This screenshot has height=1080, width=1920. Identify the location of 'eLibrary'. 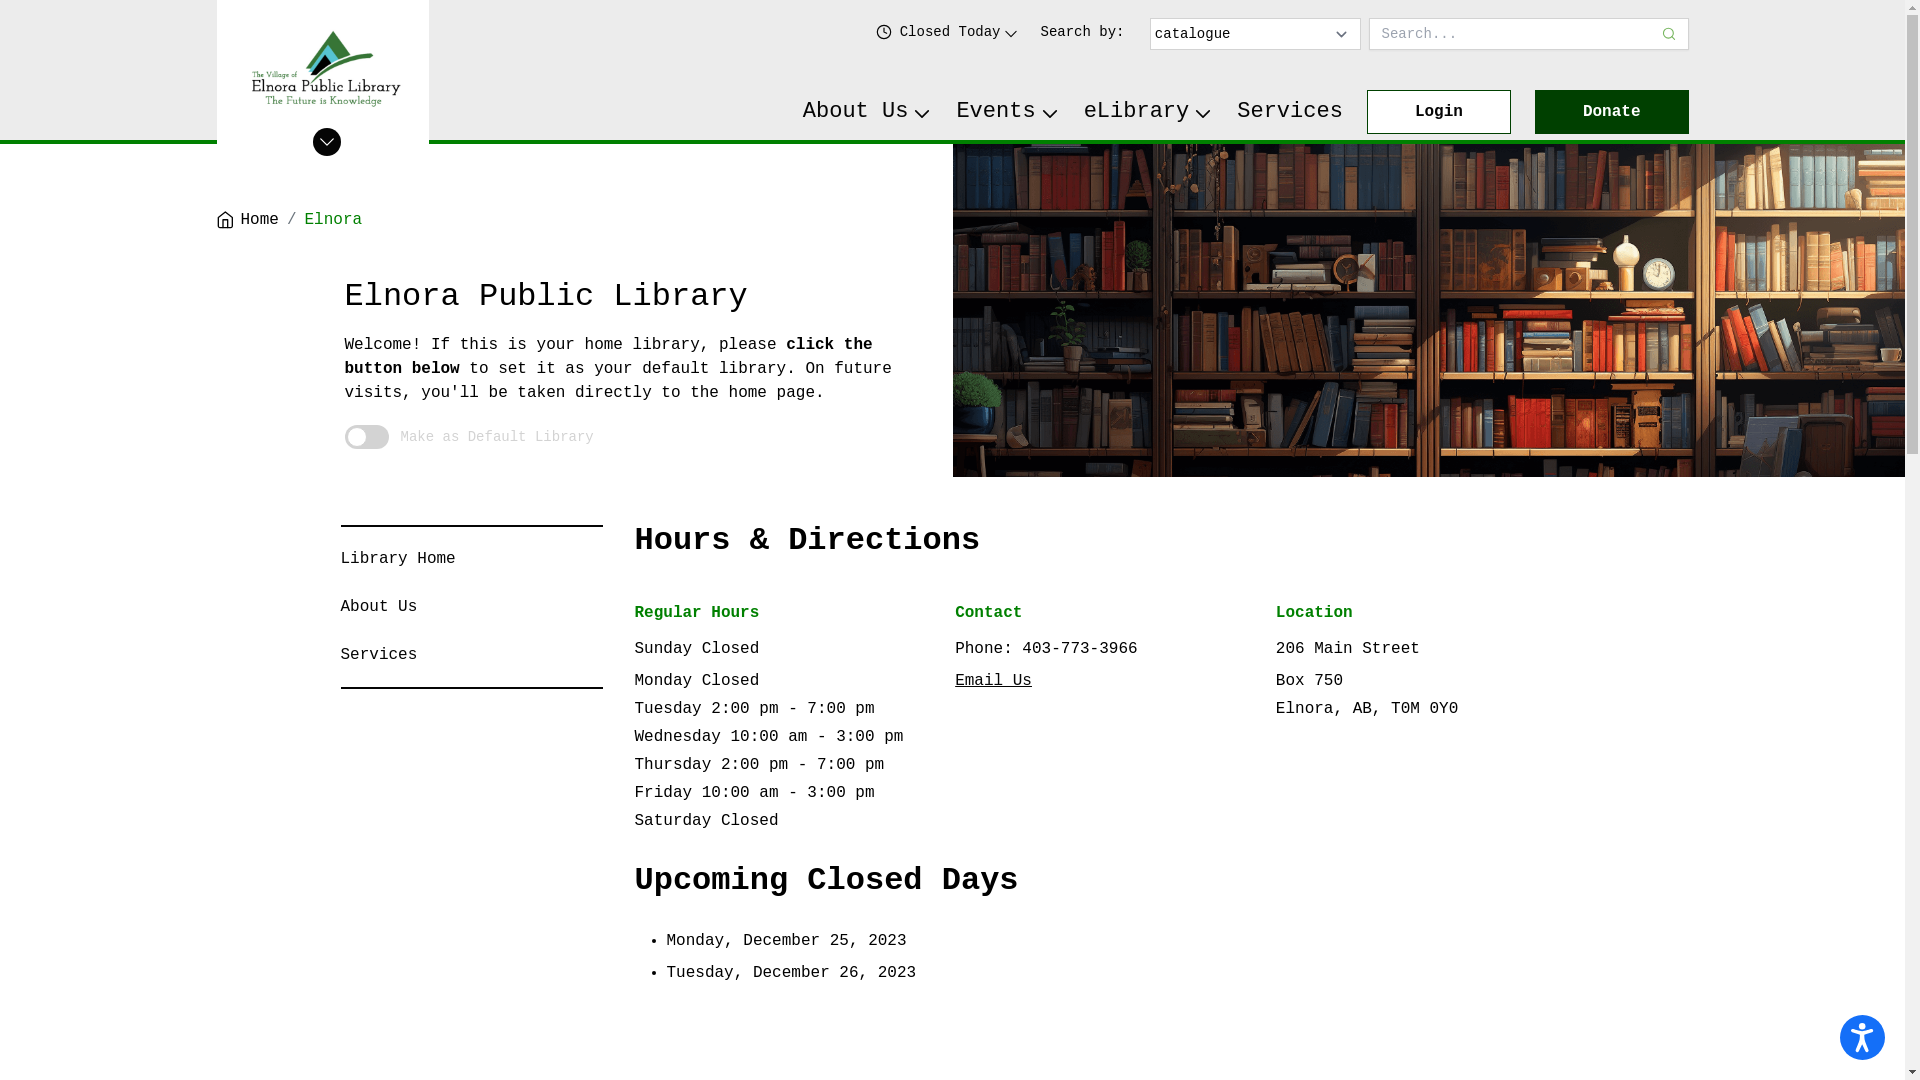
(1083, 111).